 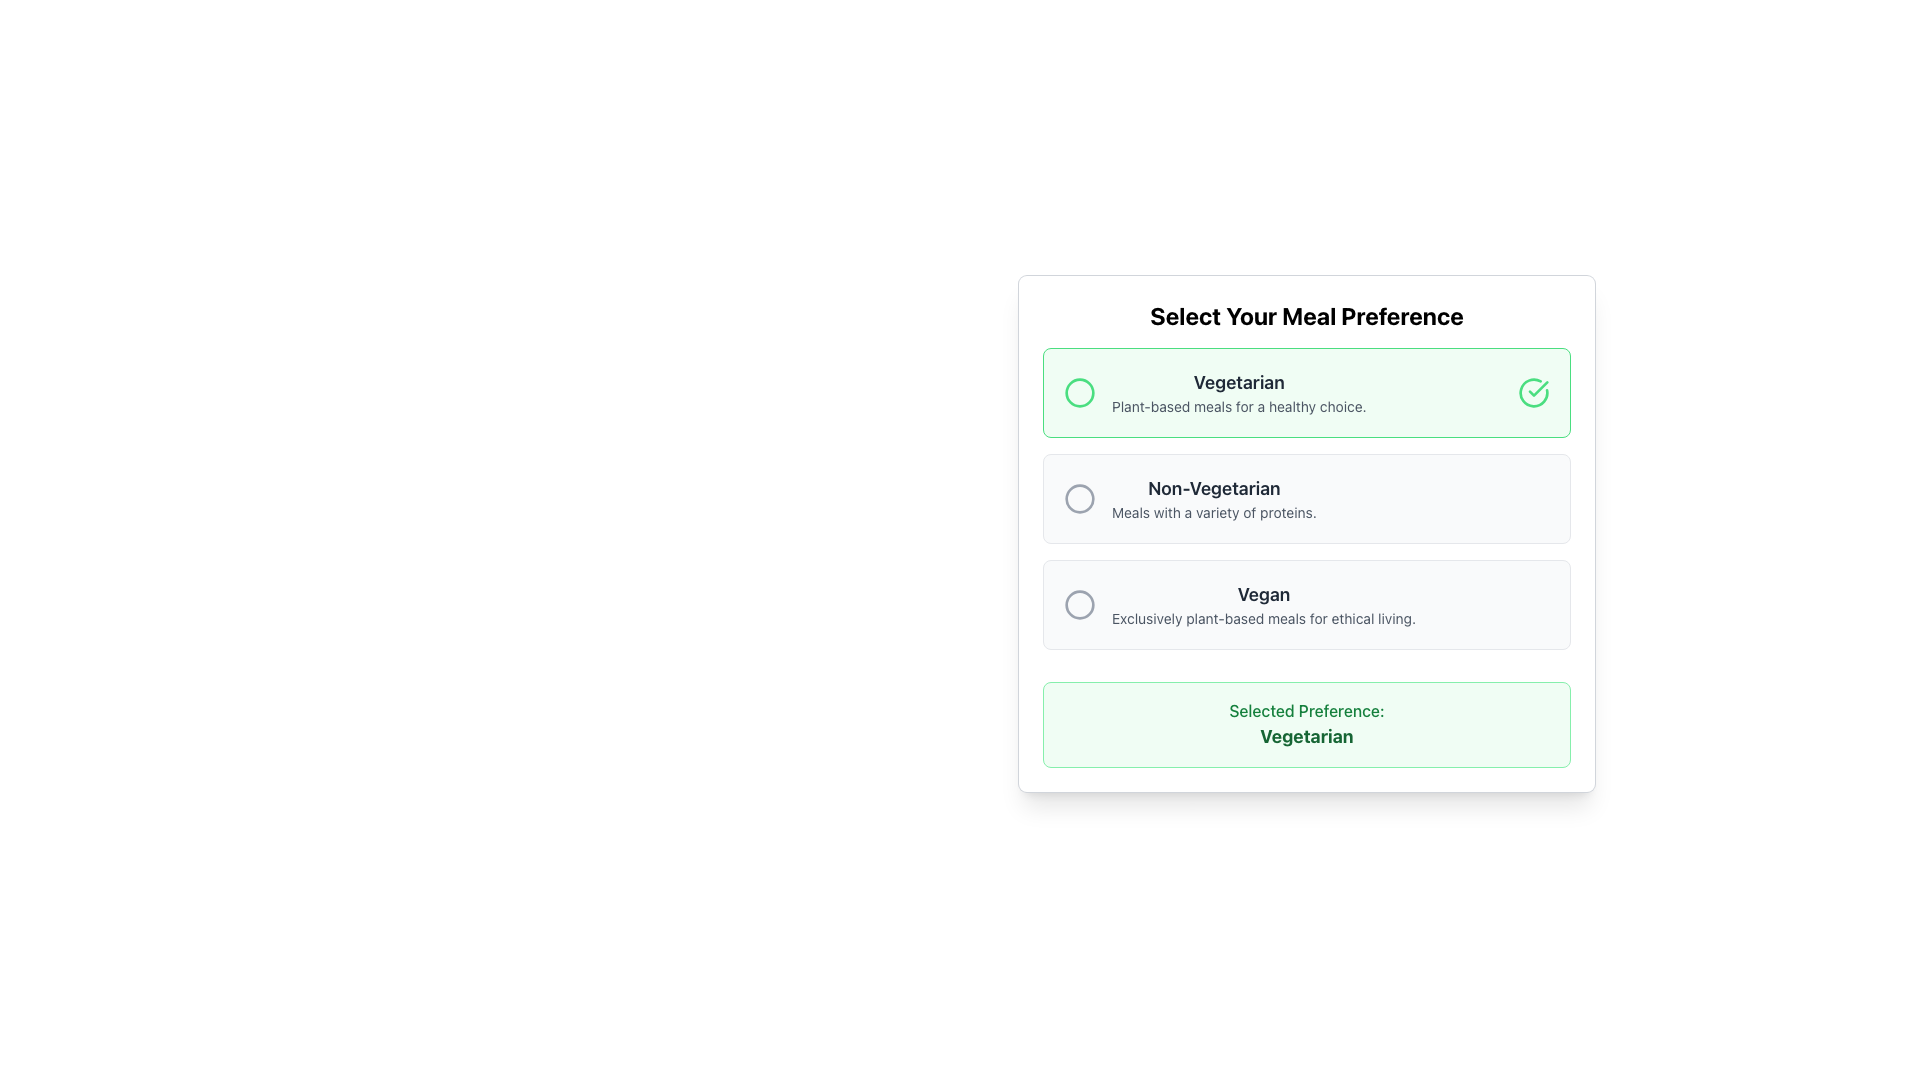 I want to click on the checkmark icon representing the 'Vegetarian' meal preference, which is styled with a green stroke and located inside a larger circular green border, so click(x=1537, y=389).